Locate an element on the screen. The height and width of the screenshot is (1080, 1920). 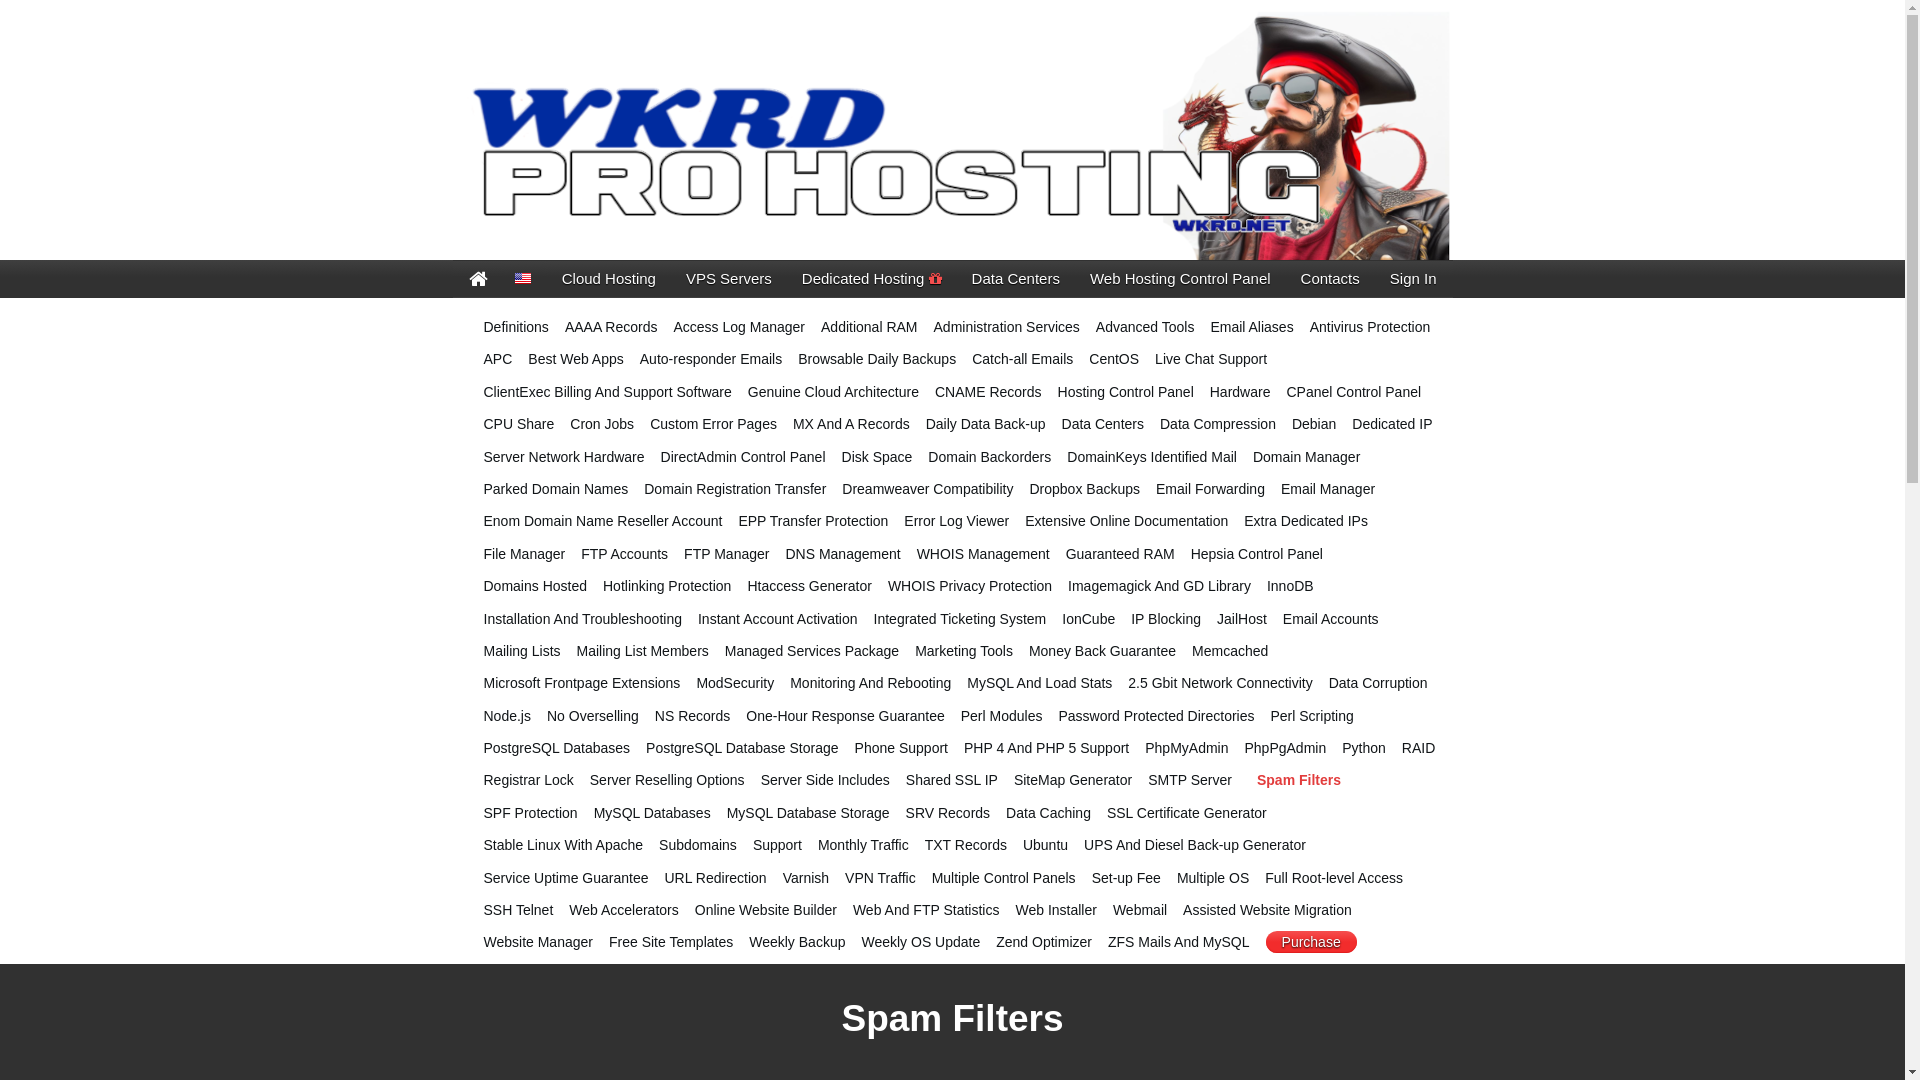
'Shared SSL IP' is located at coordinates (905, 778).